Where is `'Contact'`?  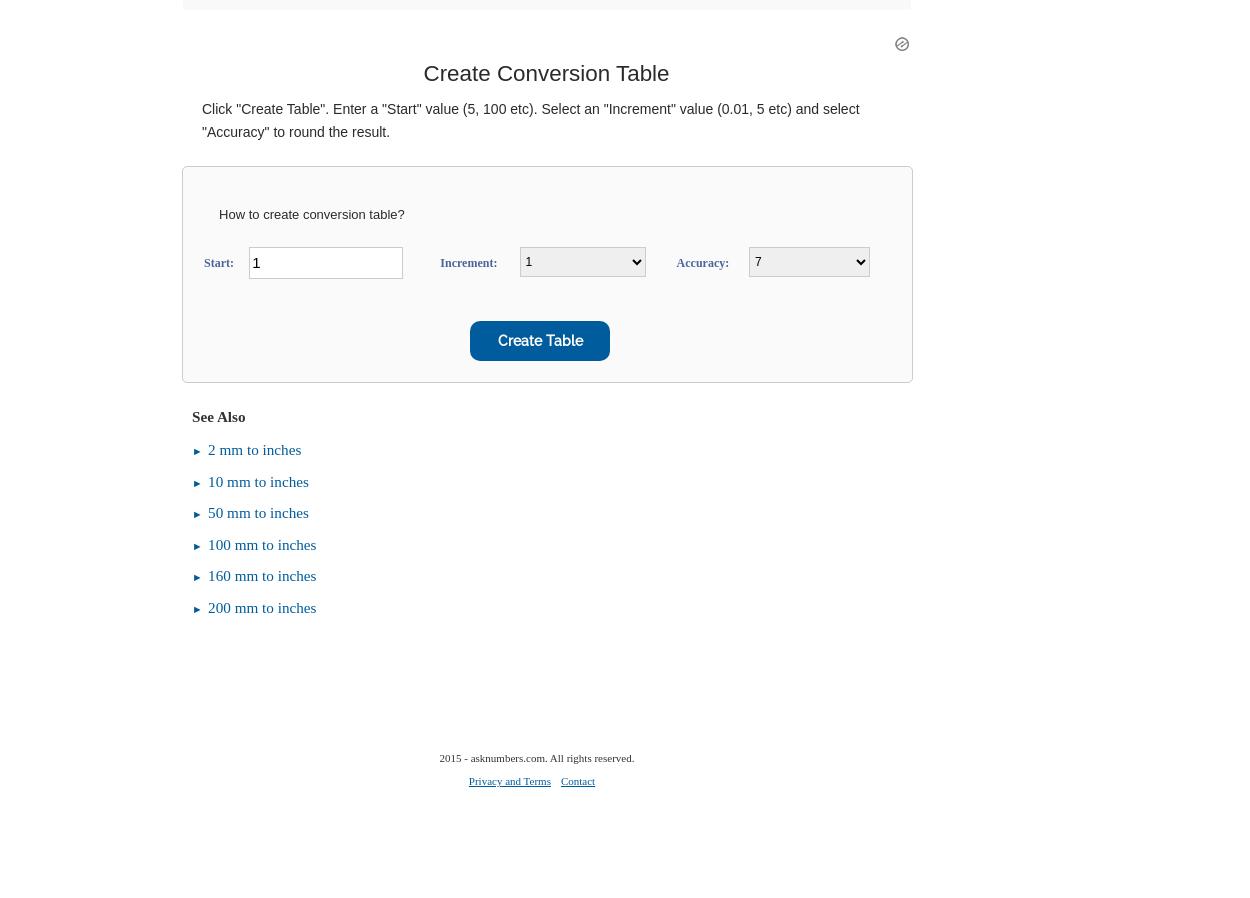
'Contact' is located at coordinates (576, 780).